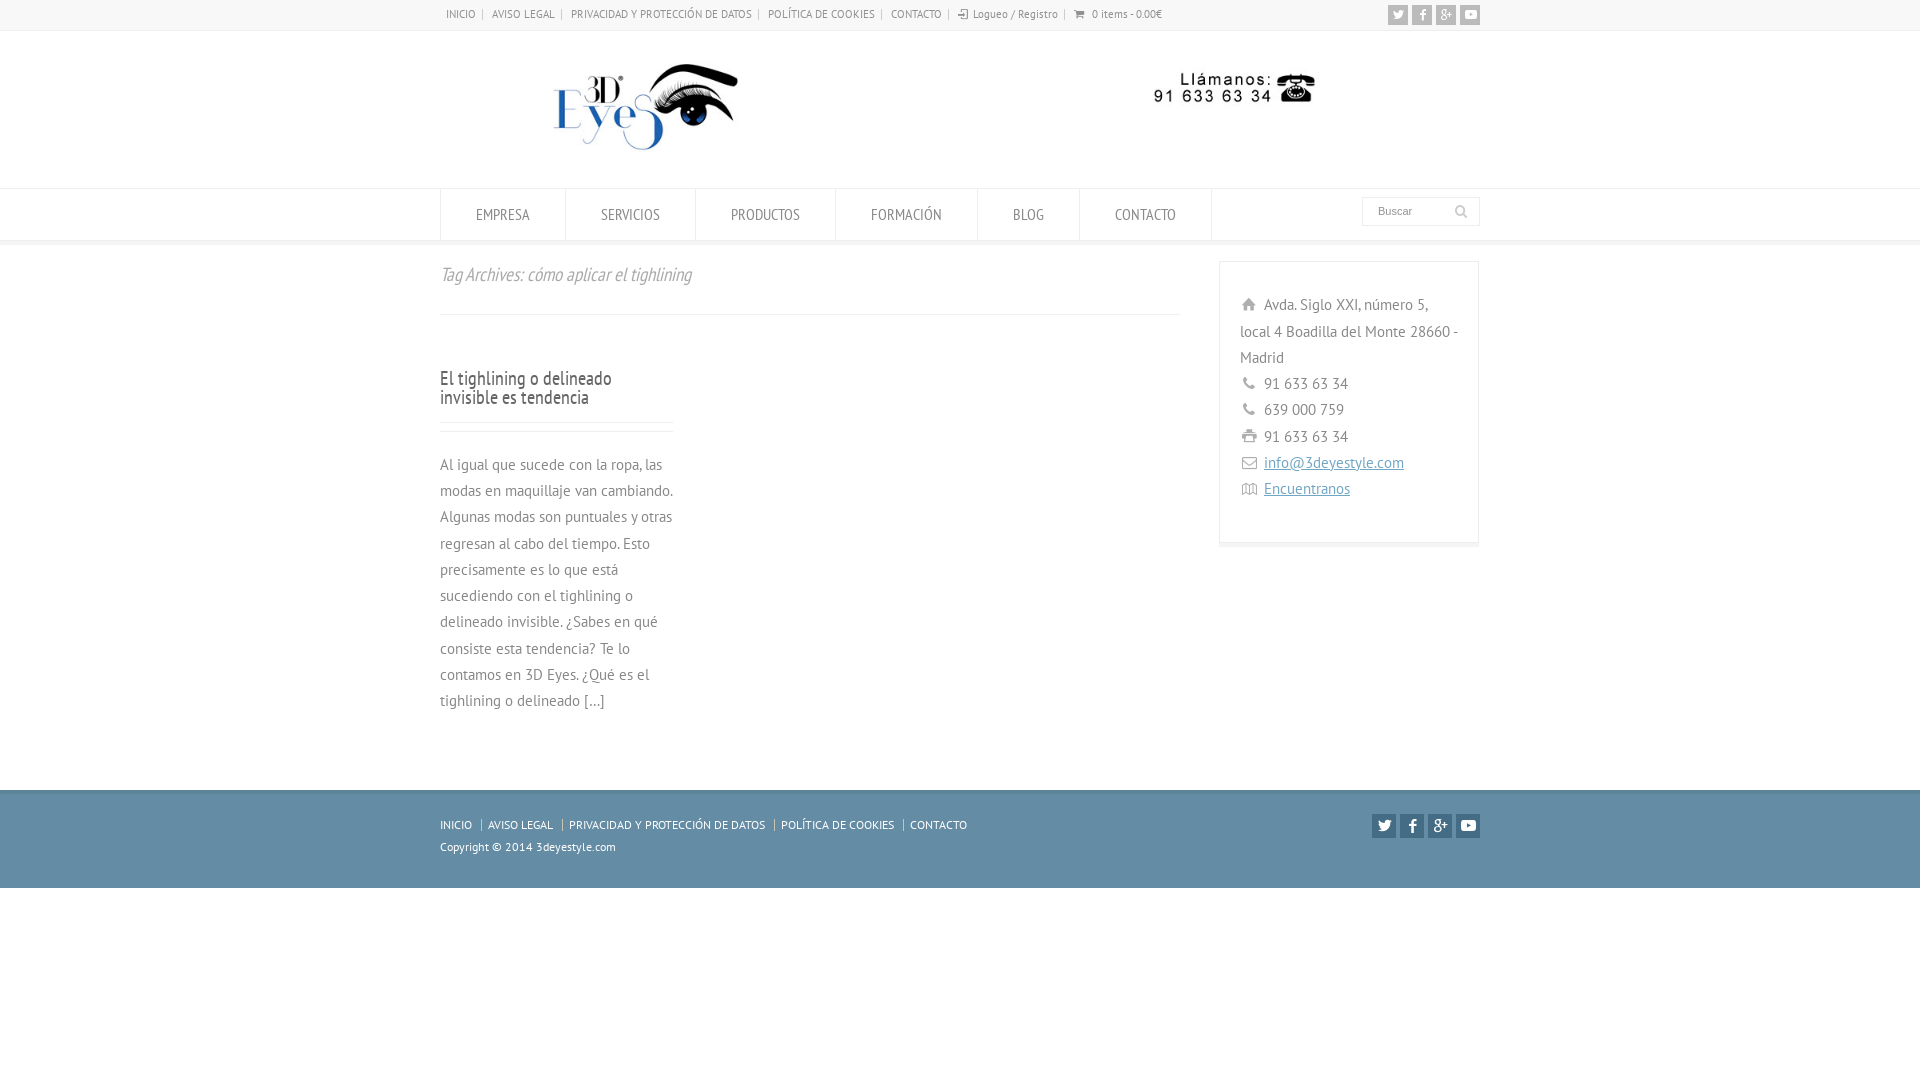 The image size is (1920, 1080). I want to click on 'El tighlining o delineado invisible es tendencia', so click(526, 387).